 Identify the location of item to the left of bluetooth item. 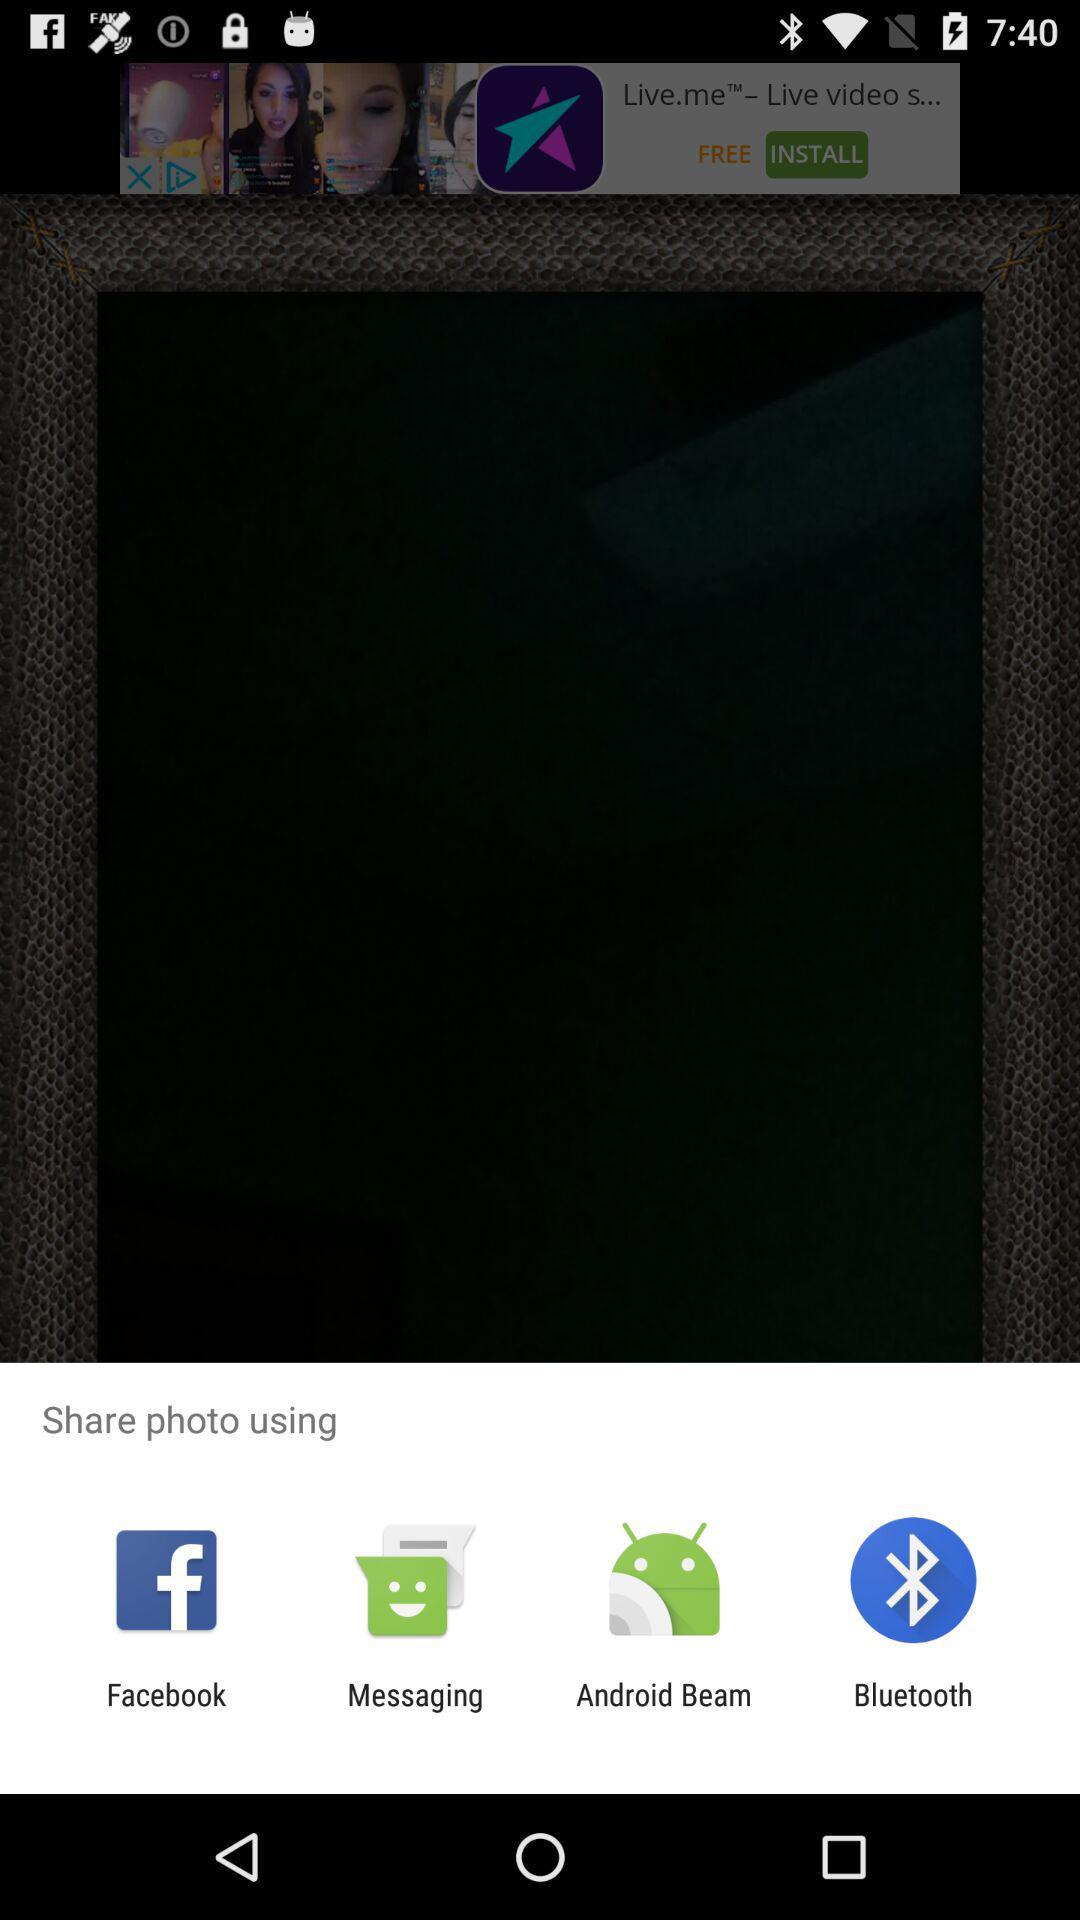
(664, 1711).